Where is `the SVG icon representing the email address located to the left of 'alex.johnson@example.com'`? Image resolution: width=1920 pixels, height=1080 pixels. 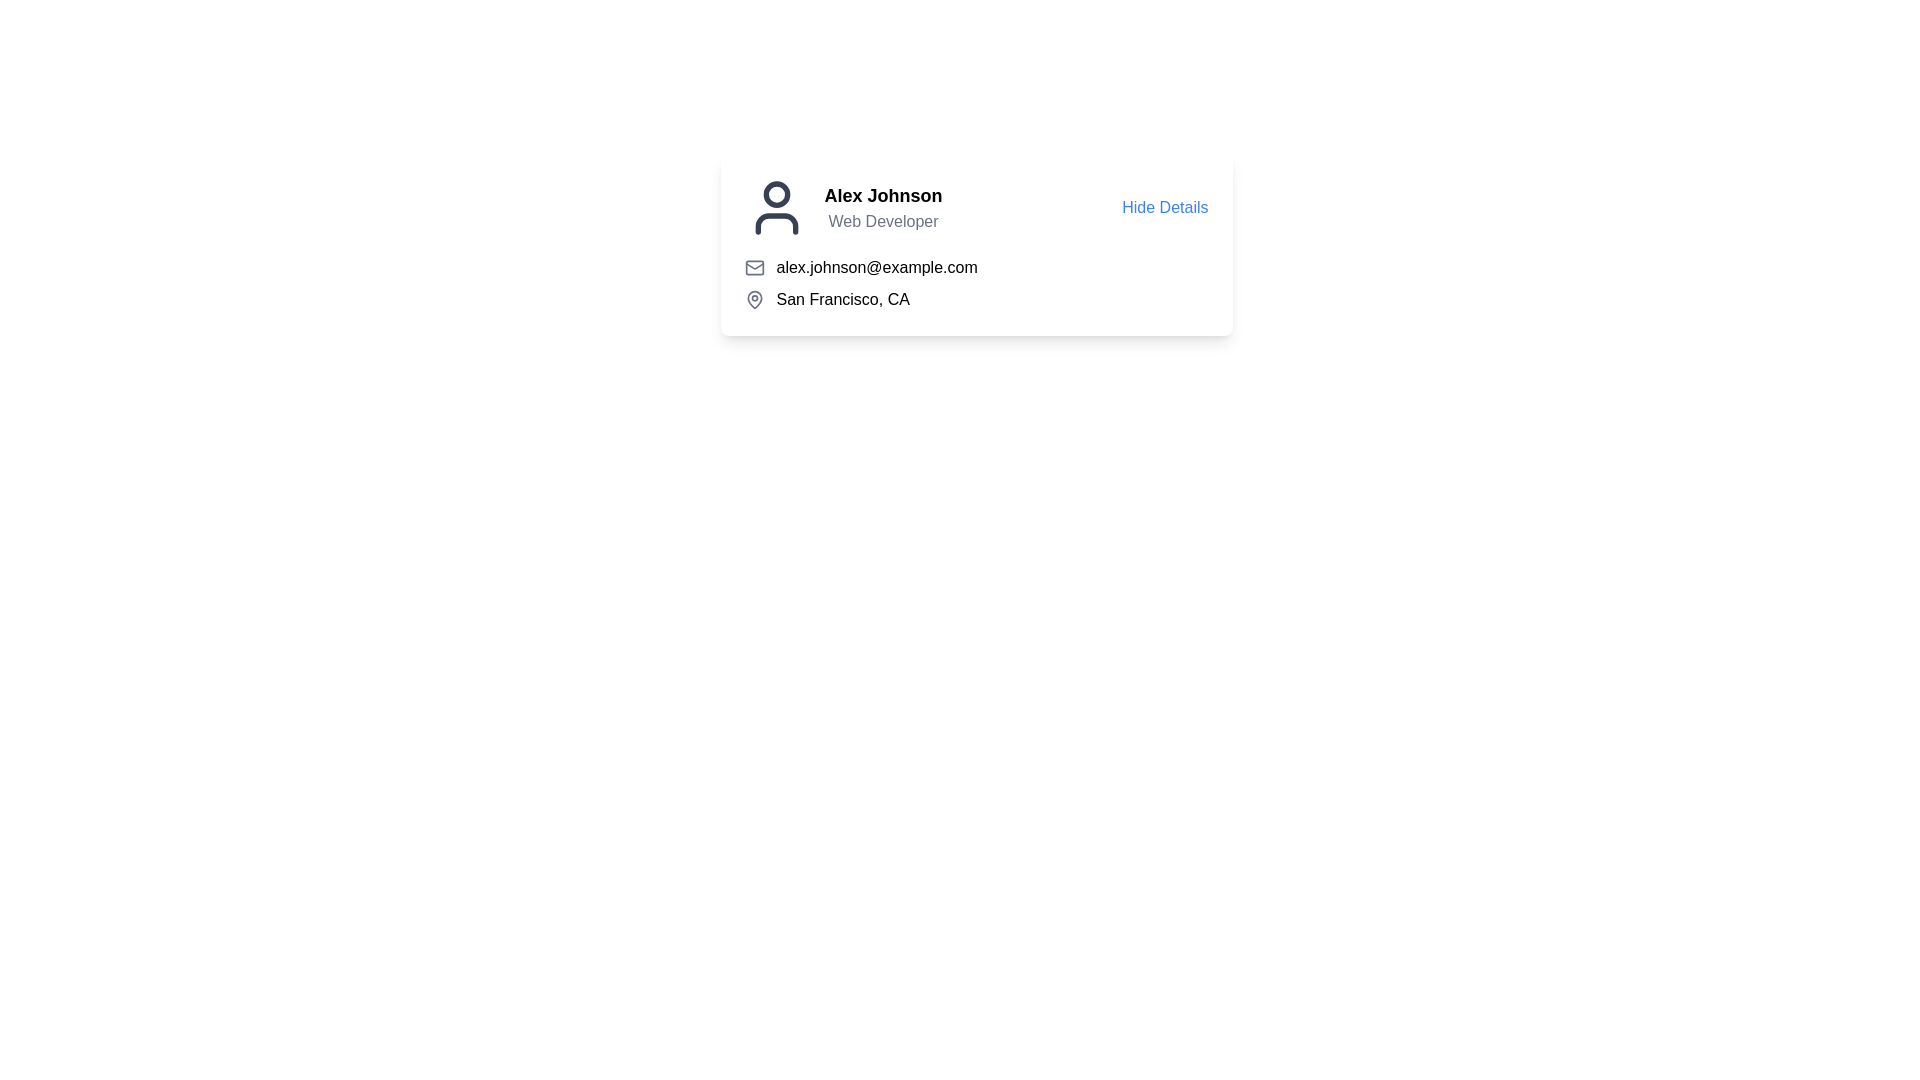
the SVG icon representing the email address located to the left of 'alex.johnson@example.com' is located at coordinates (753, 266).